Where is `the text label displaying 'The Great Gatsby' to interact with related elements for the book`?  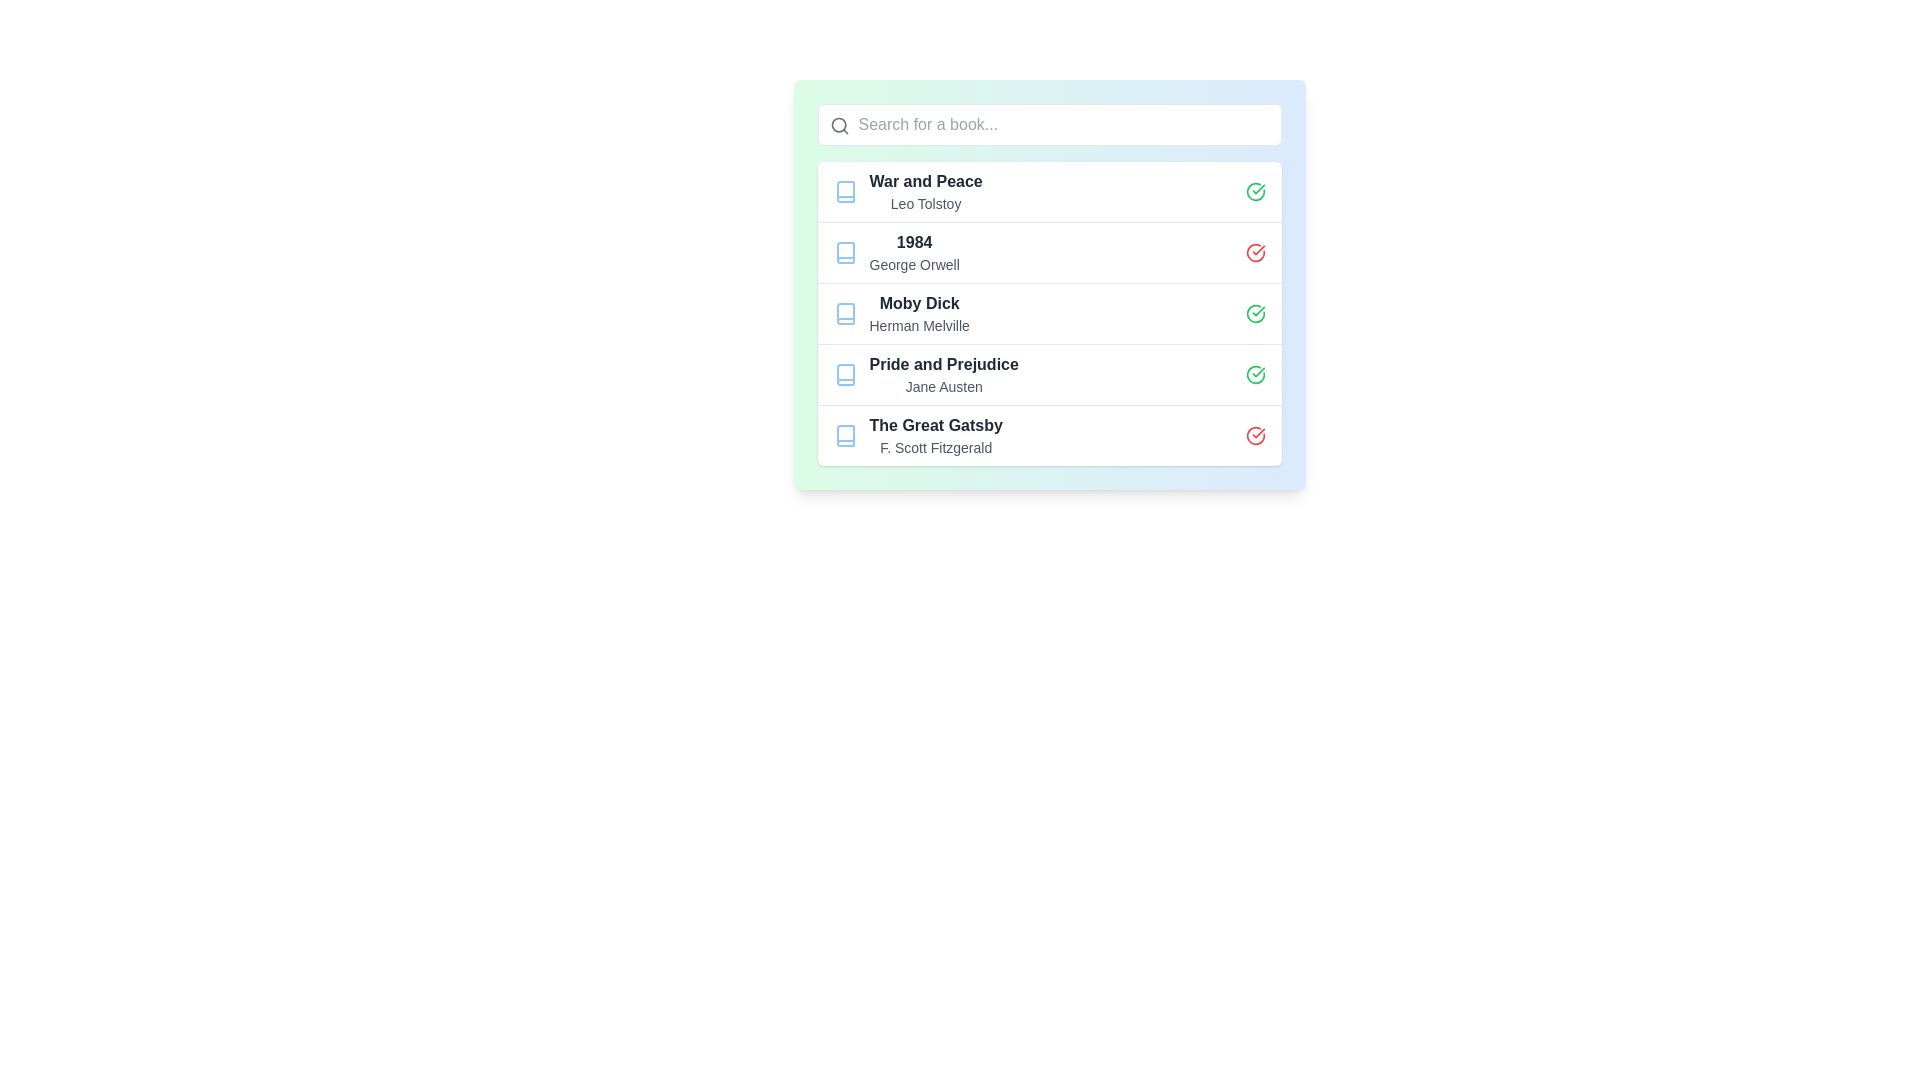
the text label displaying 'The Great Gatsby' to interact with related elements for the book is located at coordinates (935, 424).